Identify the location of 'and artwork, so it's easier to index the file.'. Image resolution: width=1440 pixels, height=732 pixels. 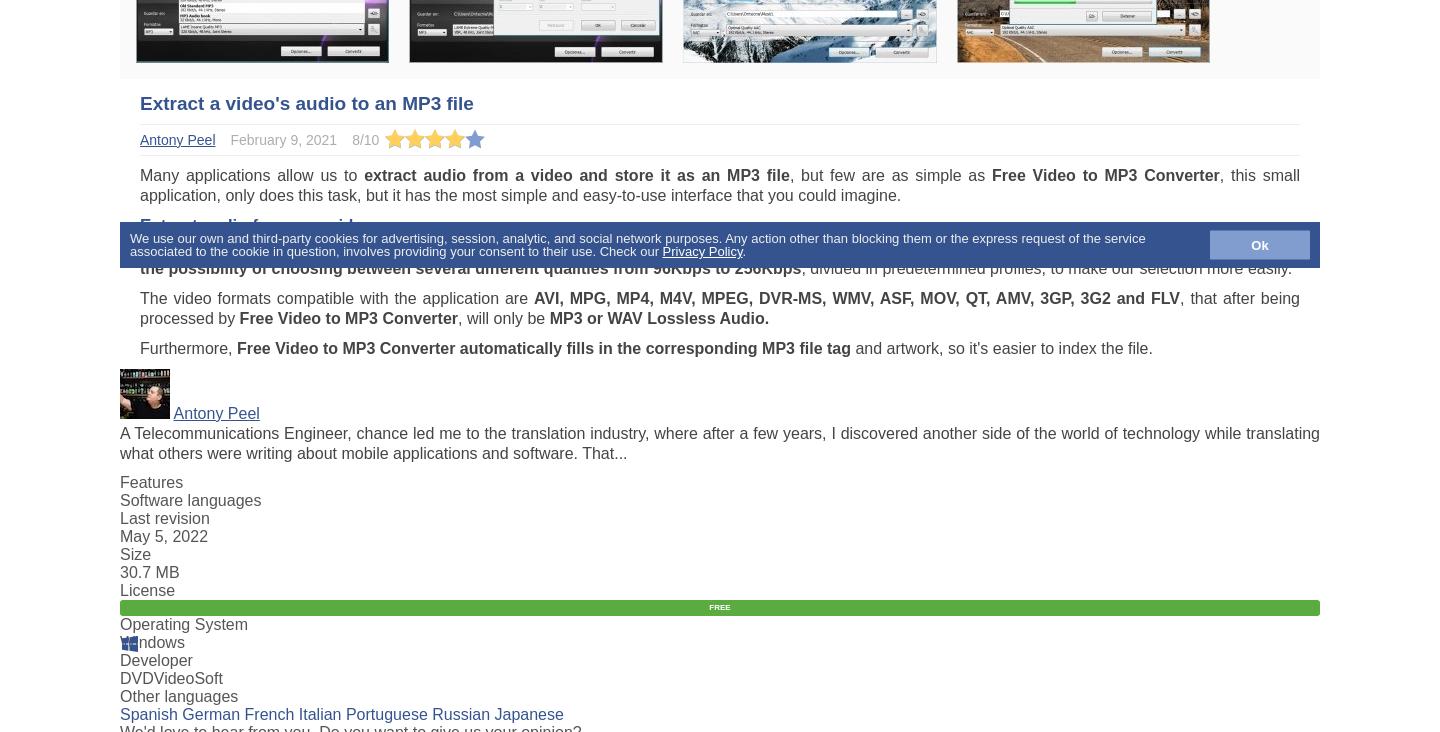
(1000, 348).